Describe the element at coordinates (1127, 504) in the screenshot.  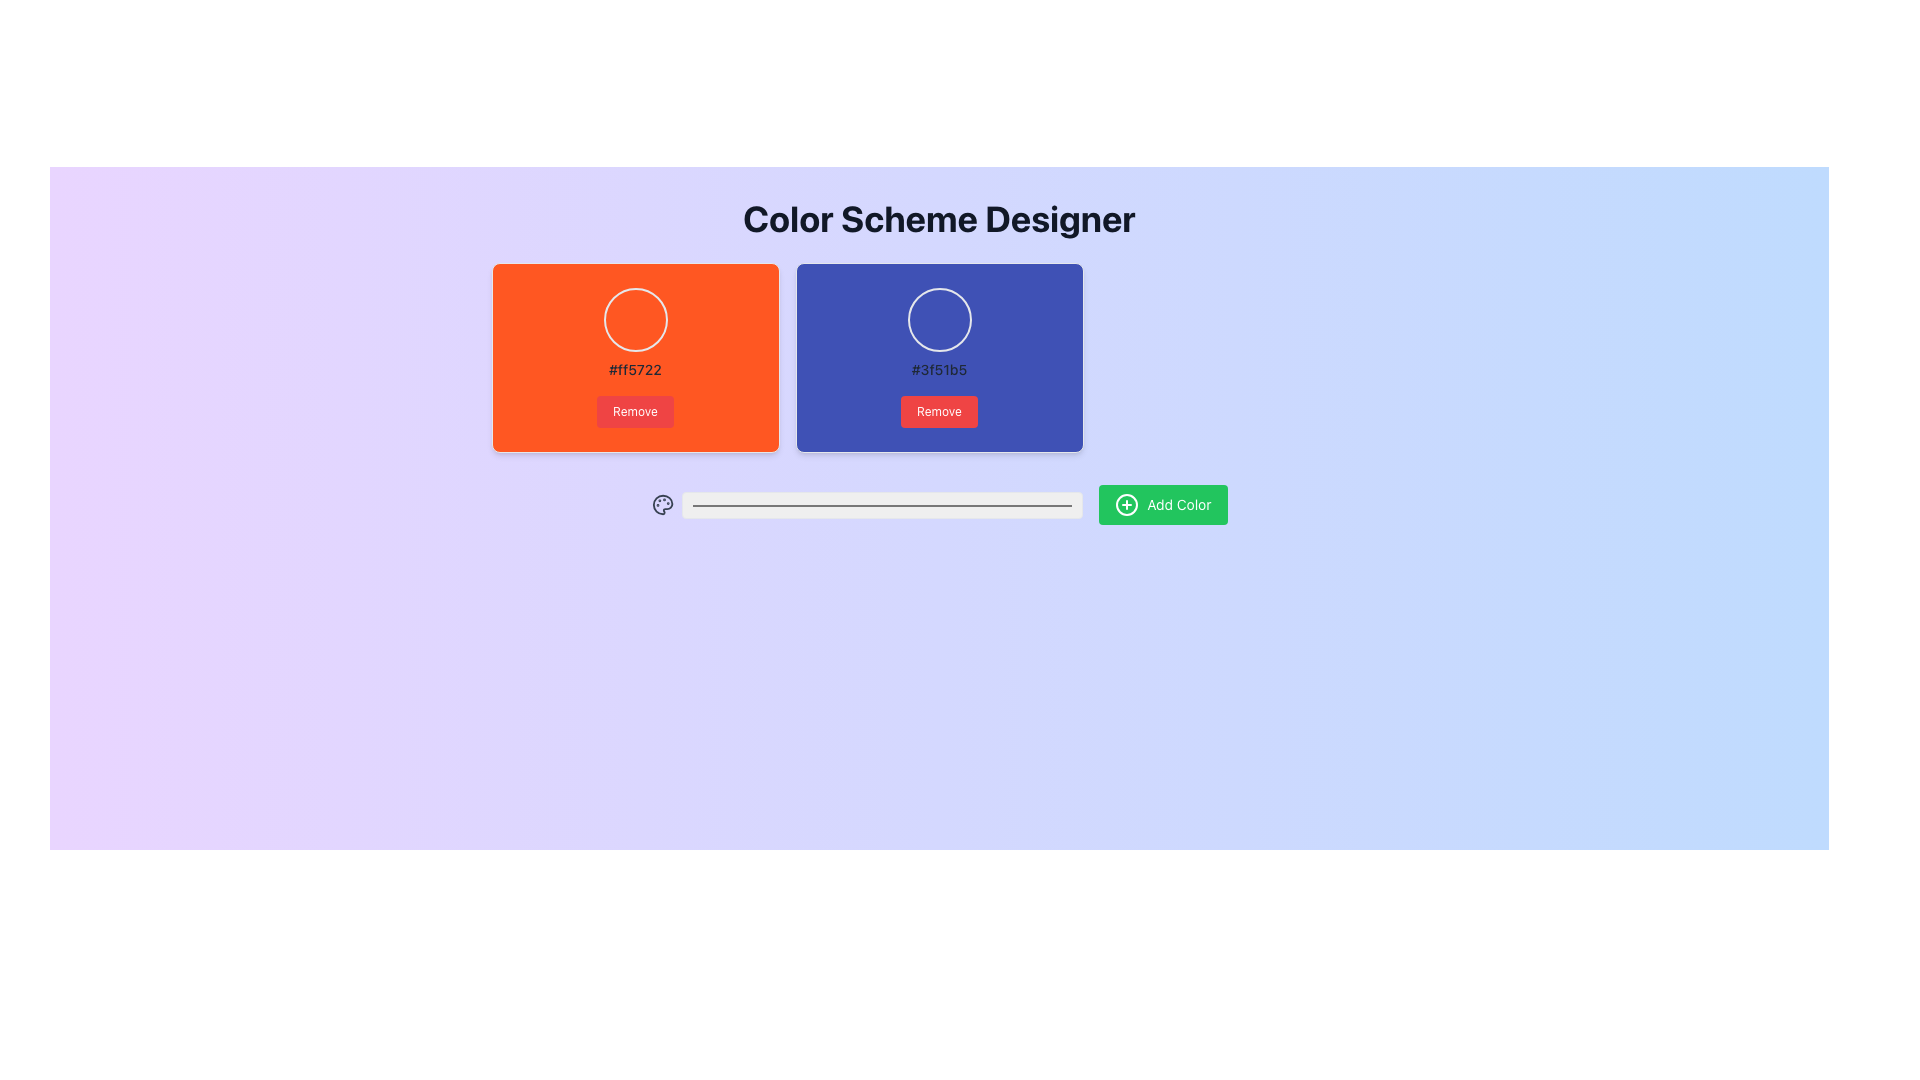
I see `the small circular white icon with a plus sign located on the green 'Add Color' button at the lower right corner of the interface` at that location.